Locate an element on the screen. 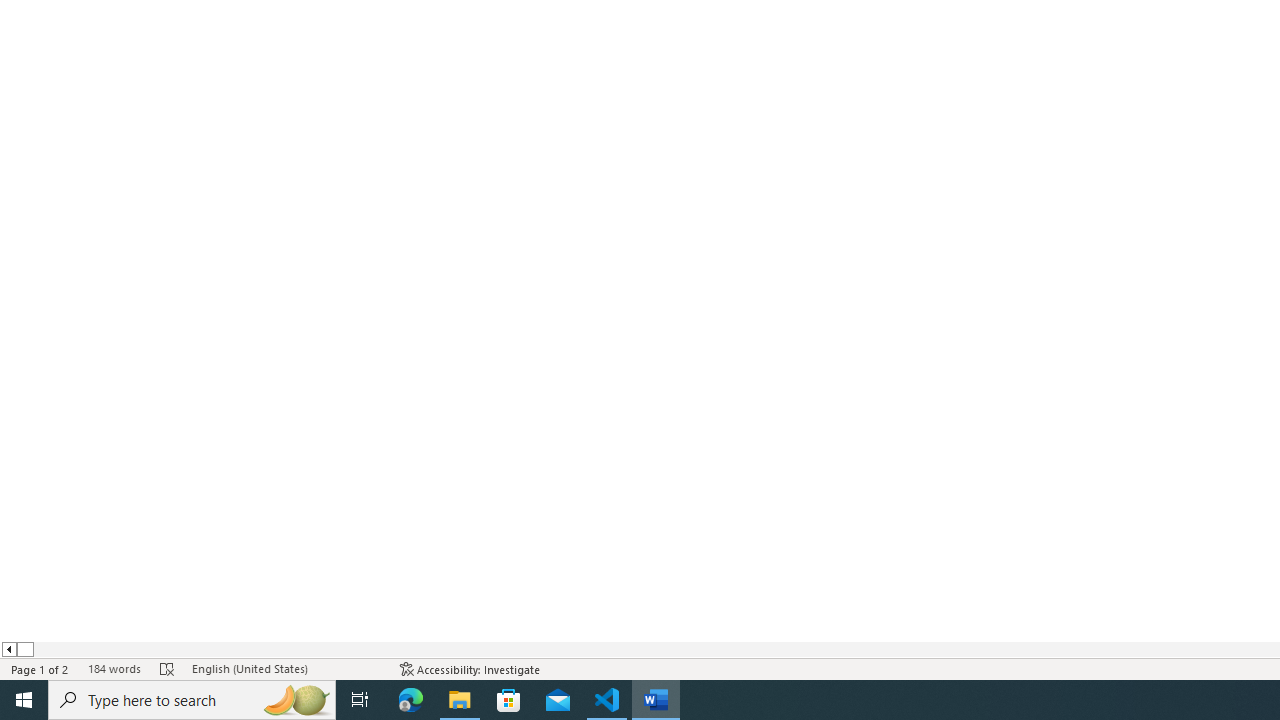 The width and height of the screenshot is (1280, 720). 'Word - 1 running window' is located at coordinates (656, 698).